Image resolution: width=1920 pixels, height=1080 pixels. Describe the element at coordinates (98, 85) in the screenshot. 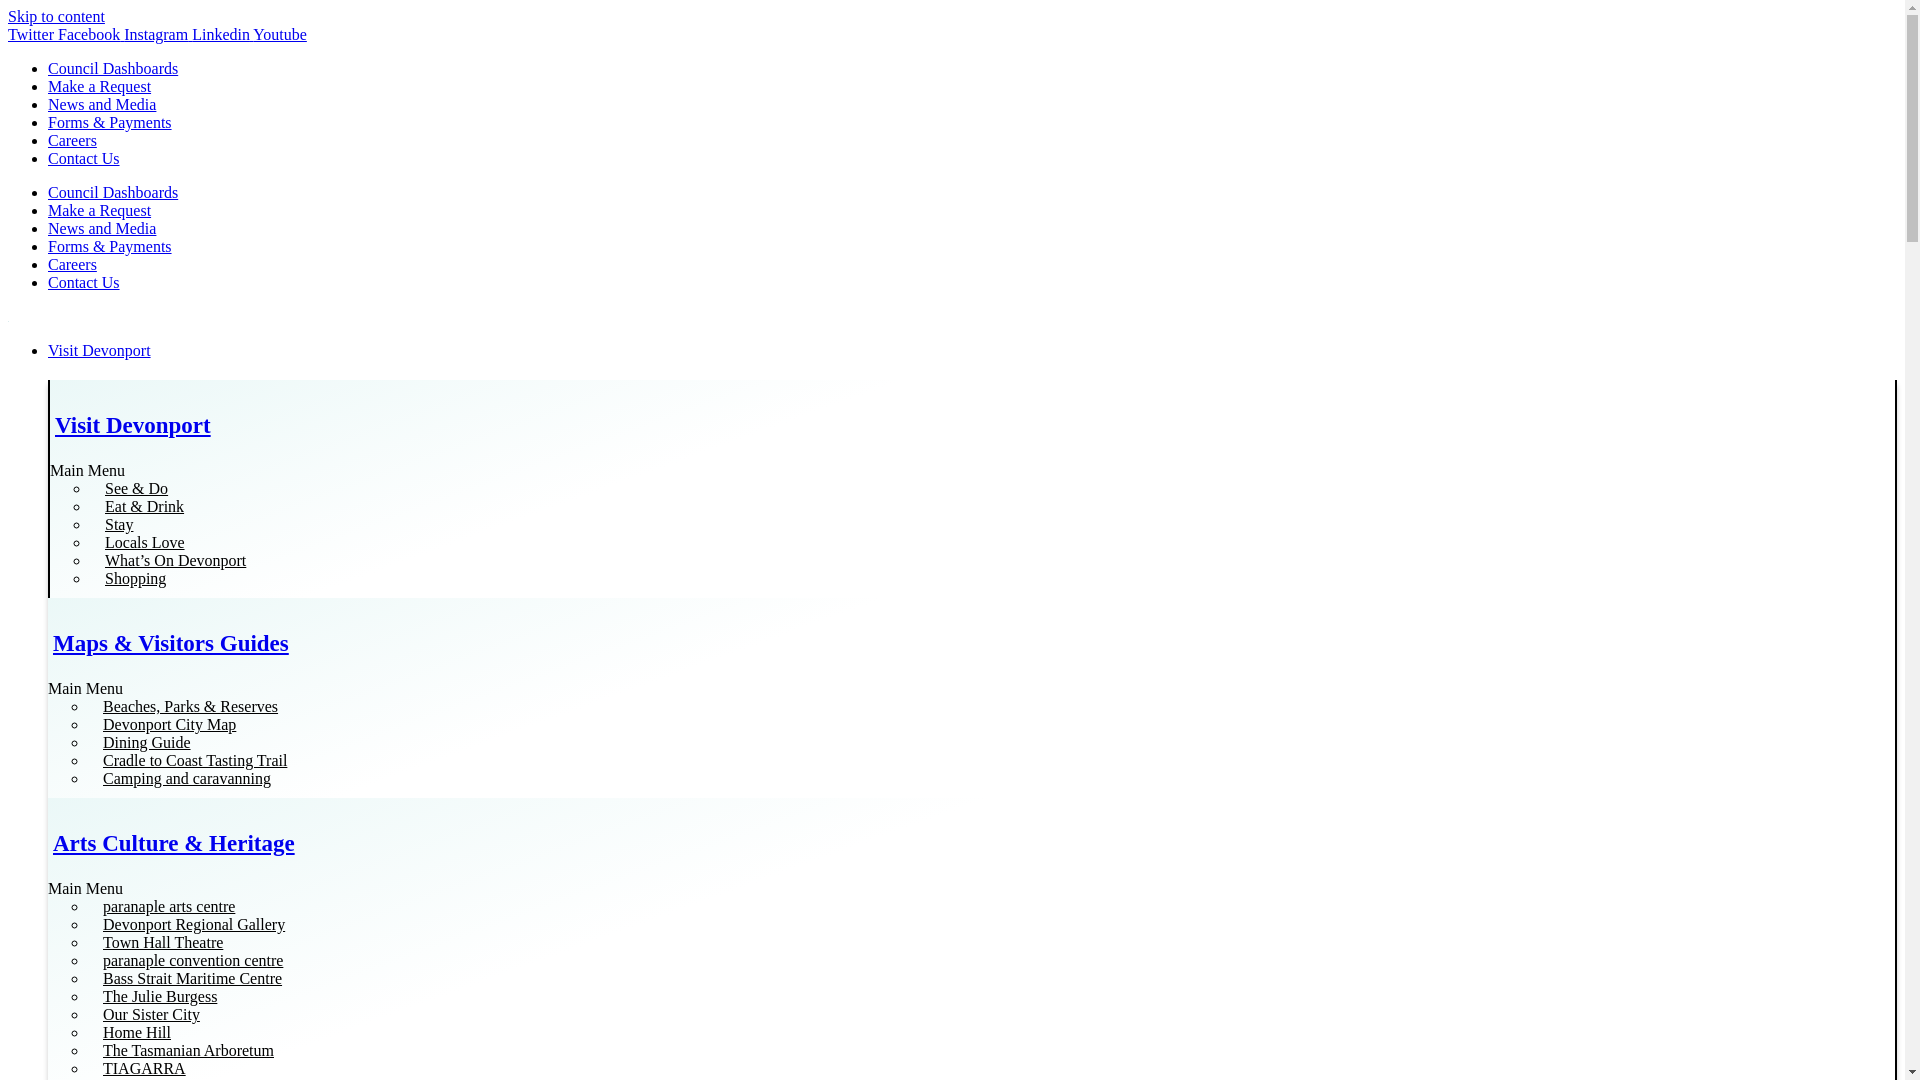

I see `'Make a Request'` at that location.